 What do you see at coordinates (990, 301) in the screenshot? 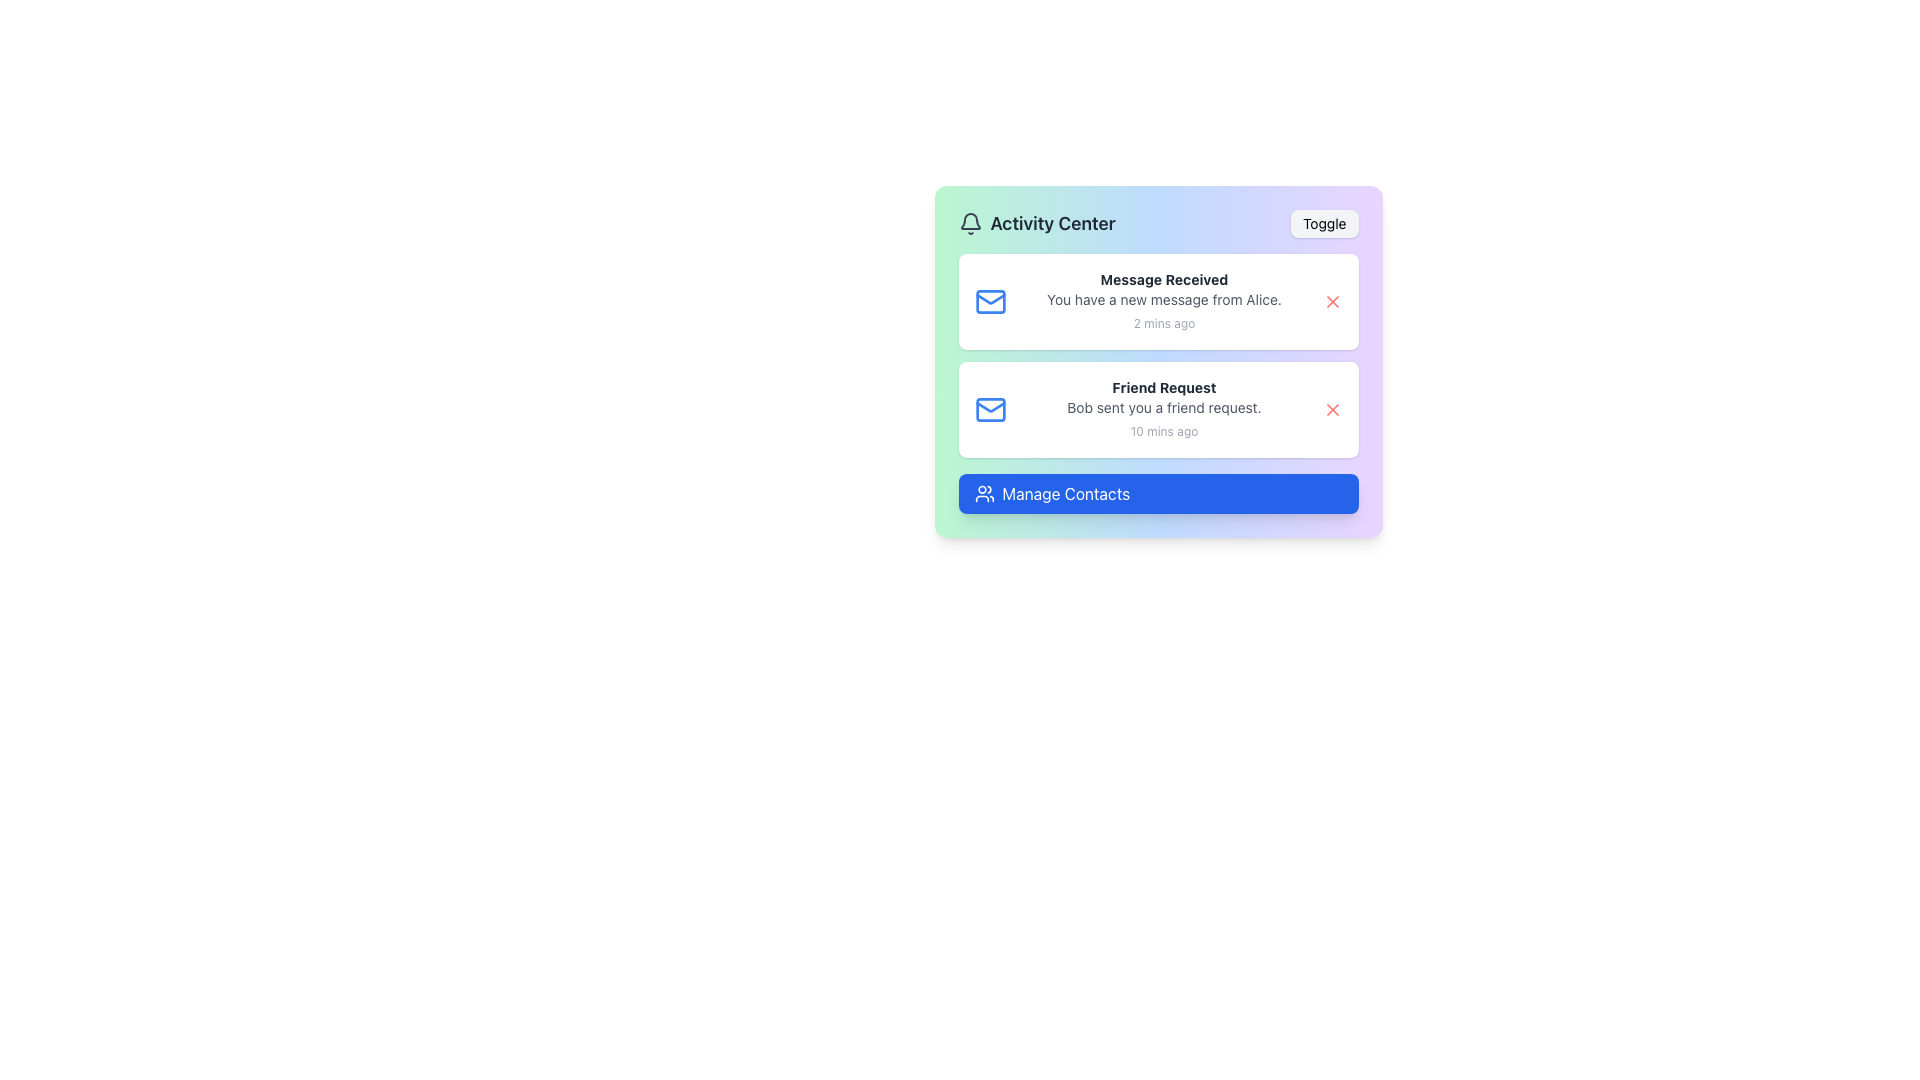
I see `the blue outlined envelope icon indicating a mail notification, located to the left of the 'Message Received' text` at bounding box center [990, 301].